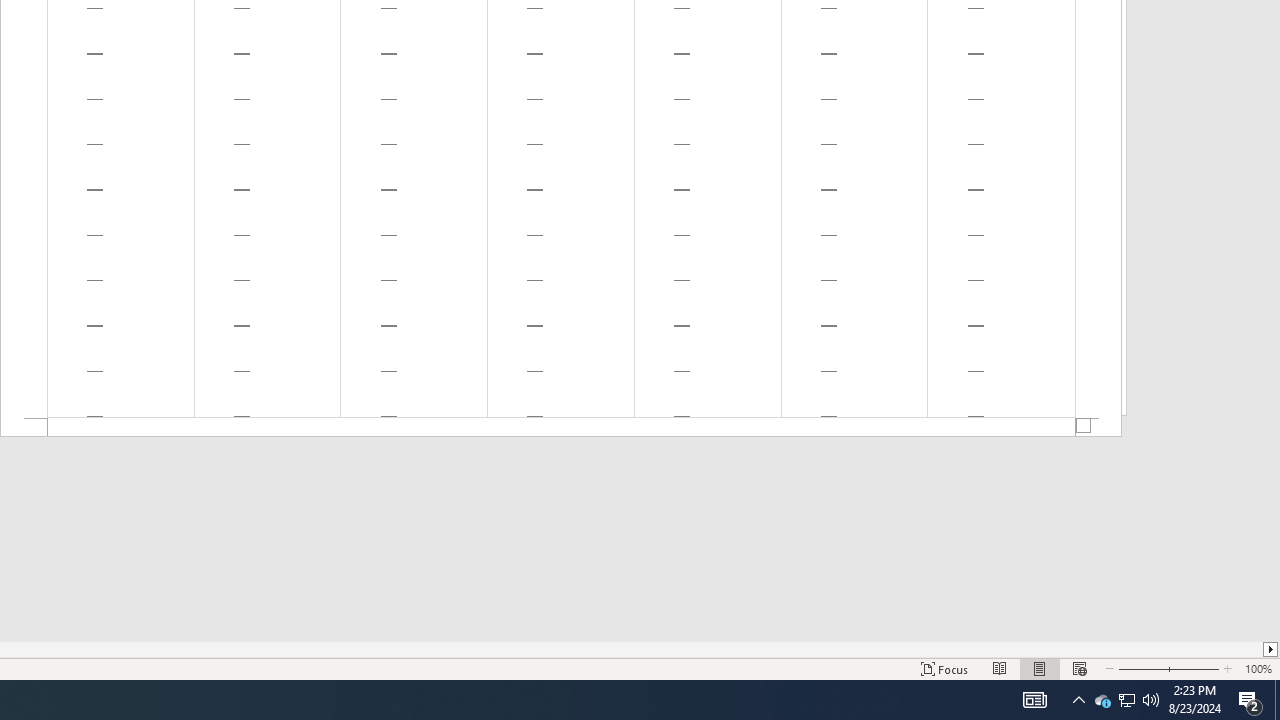 The height and width of the screenshot is (720, 1280). I want to click on 'Read Mode', so click(1000, 669).